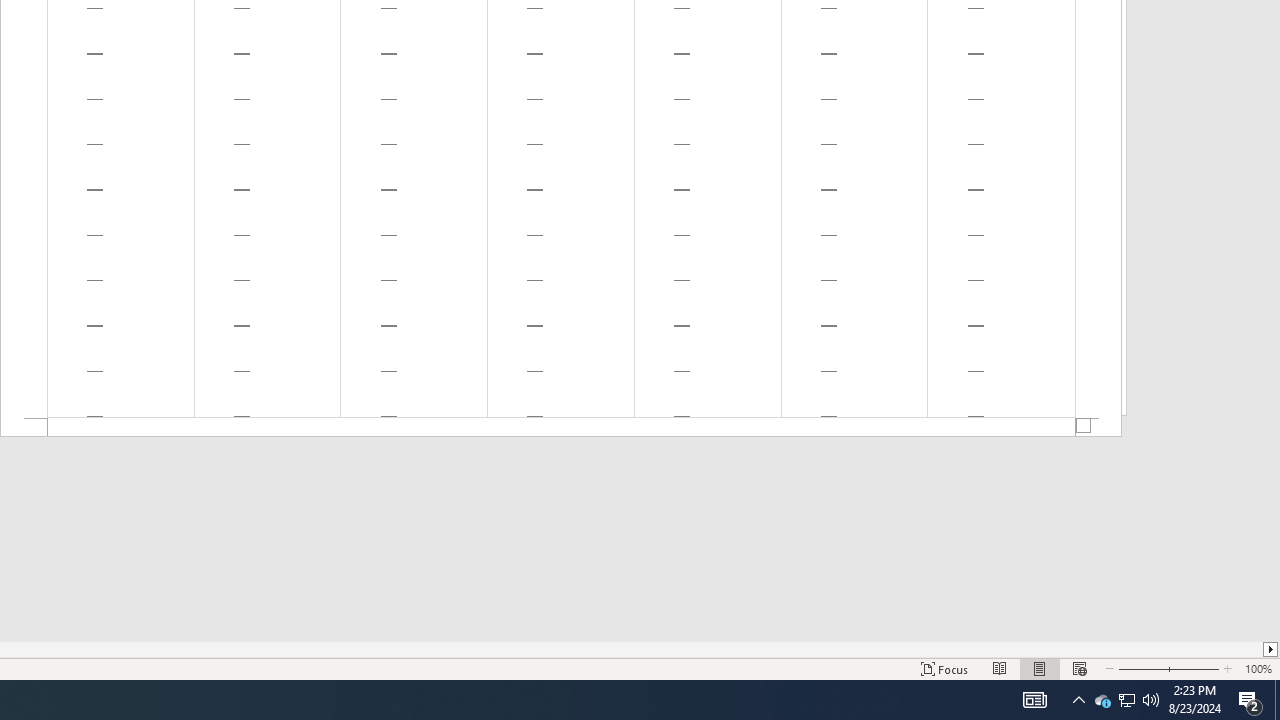 The height and width of the screenshot is (720, 1280). I want to click on 'Read Mode', so click(1000, 669).